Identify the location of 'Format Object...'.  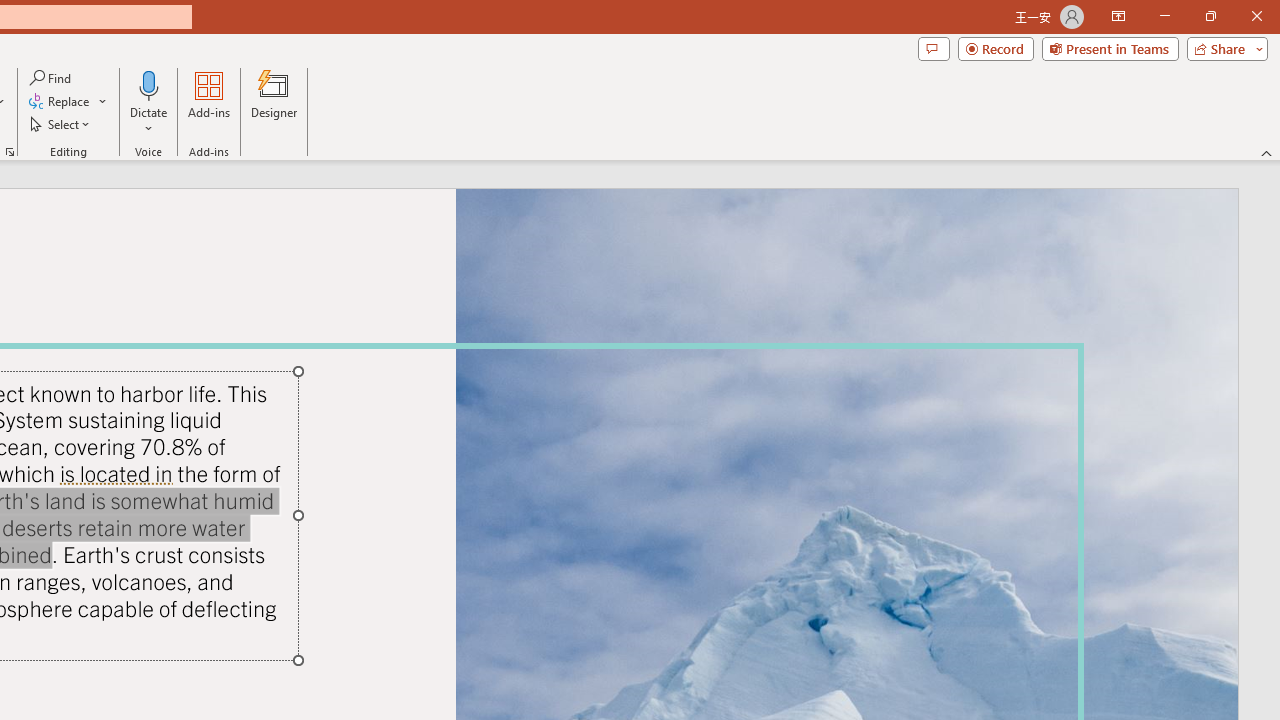
(10, 150).